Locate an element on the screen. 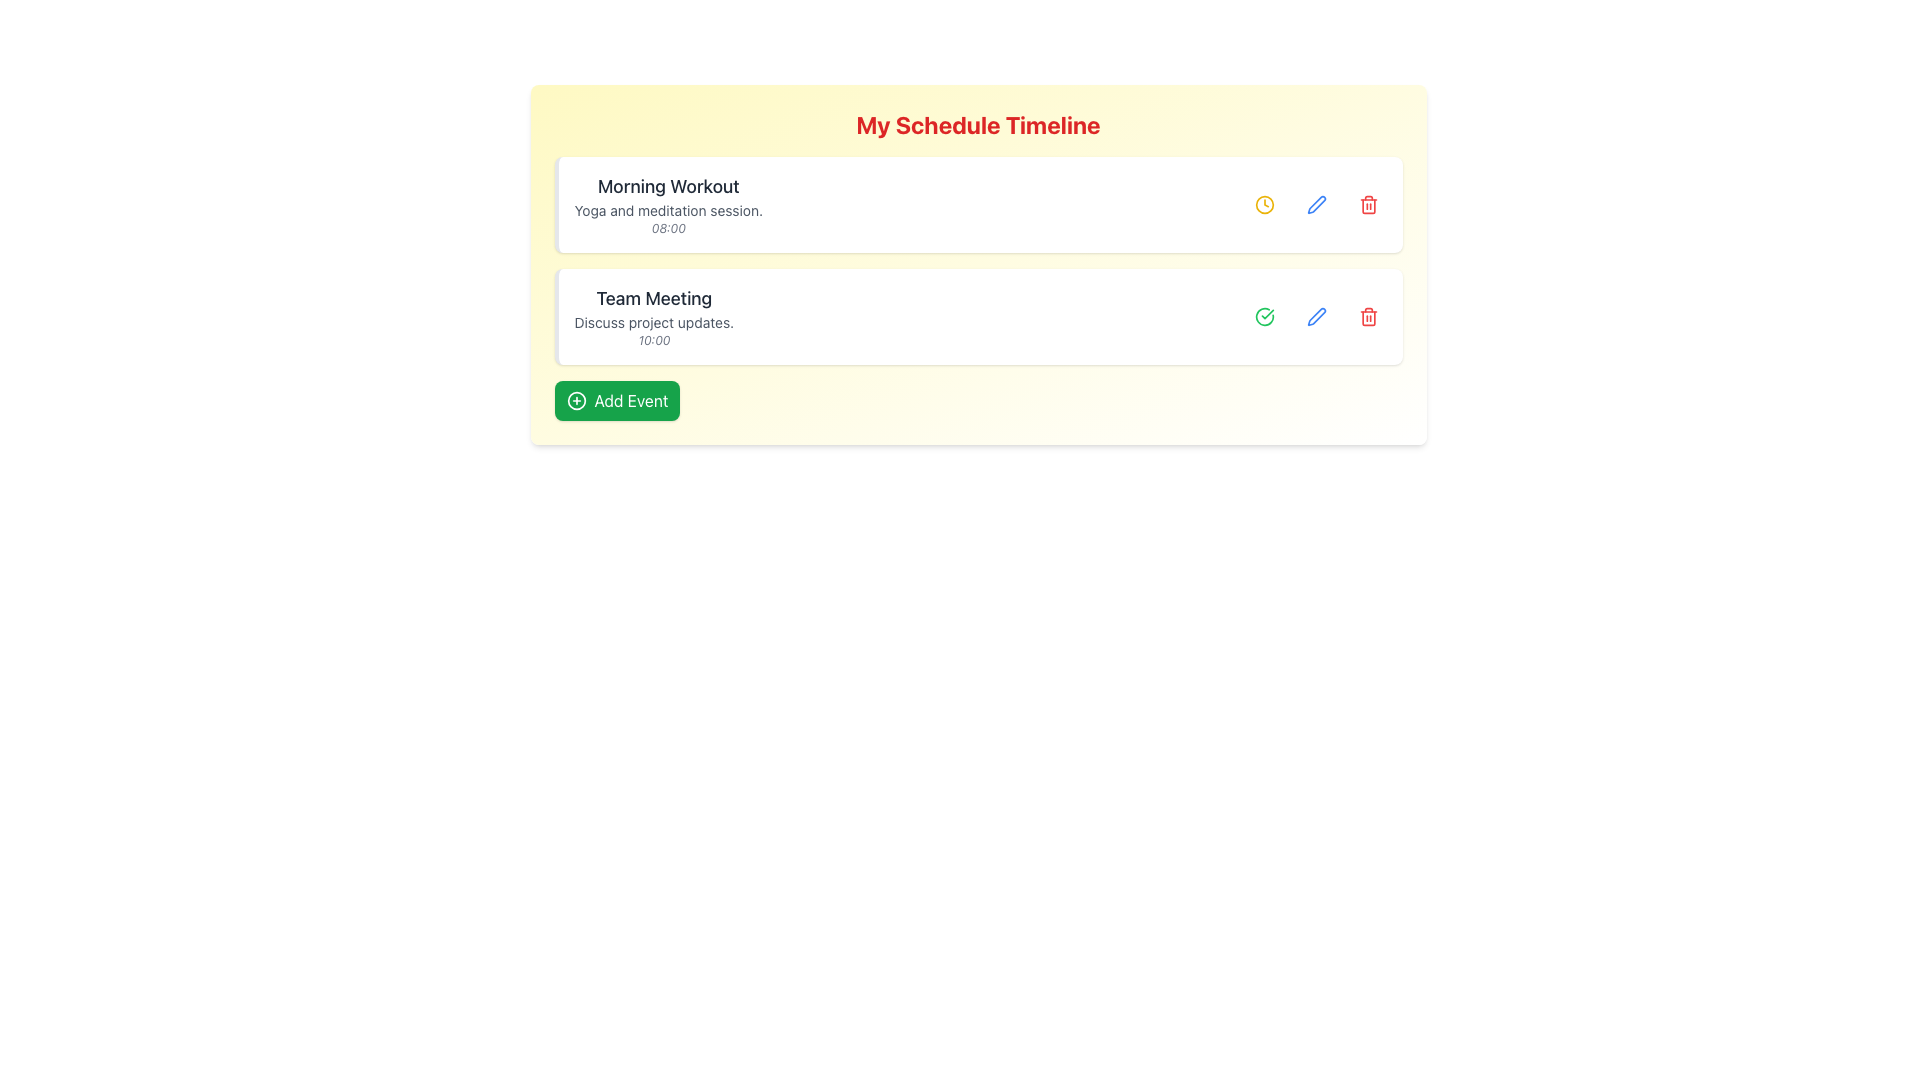  the descriptive text element located below the 'Team Meeting' title and above the '10:00' timestamp in the second card of the timeline is located at coordinates (654, 322).